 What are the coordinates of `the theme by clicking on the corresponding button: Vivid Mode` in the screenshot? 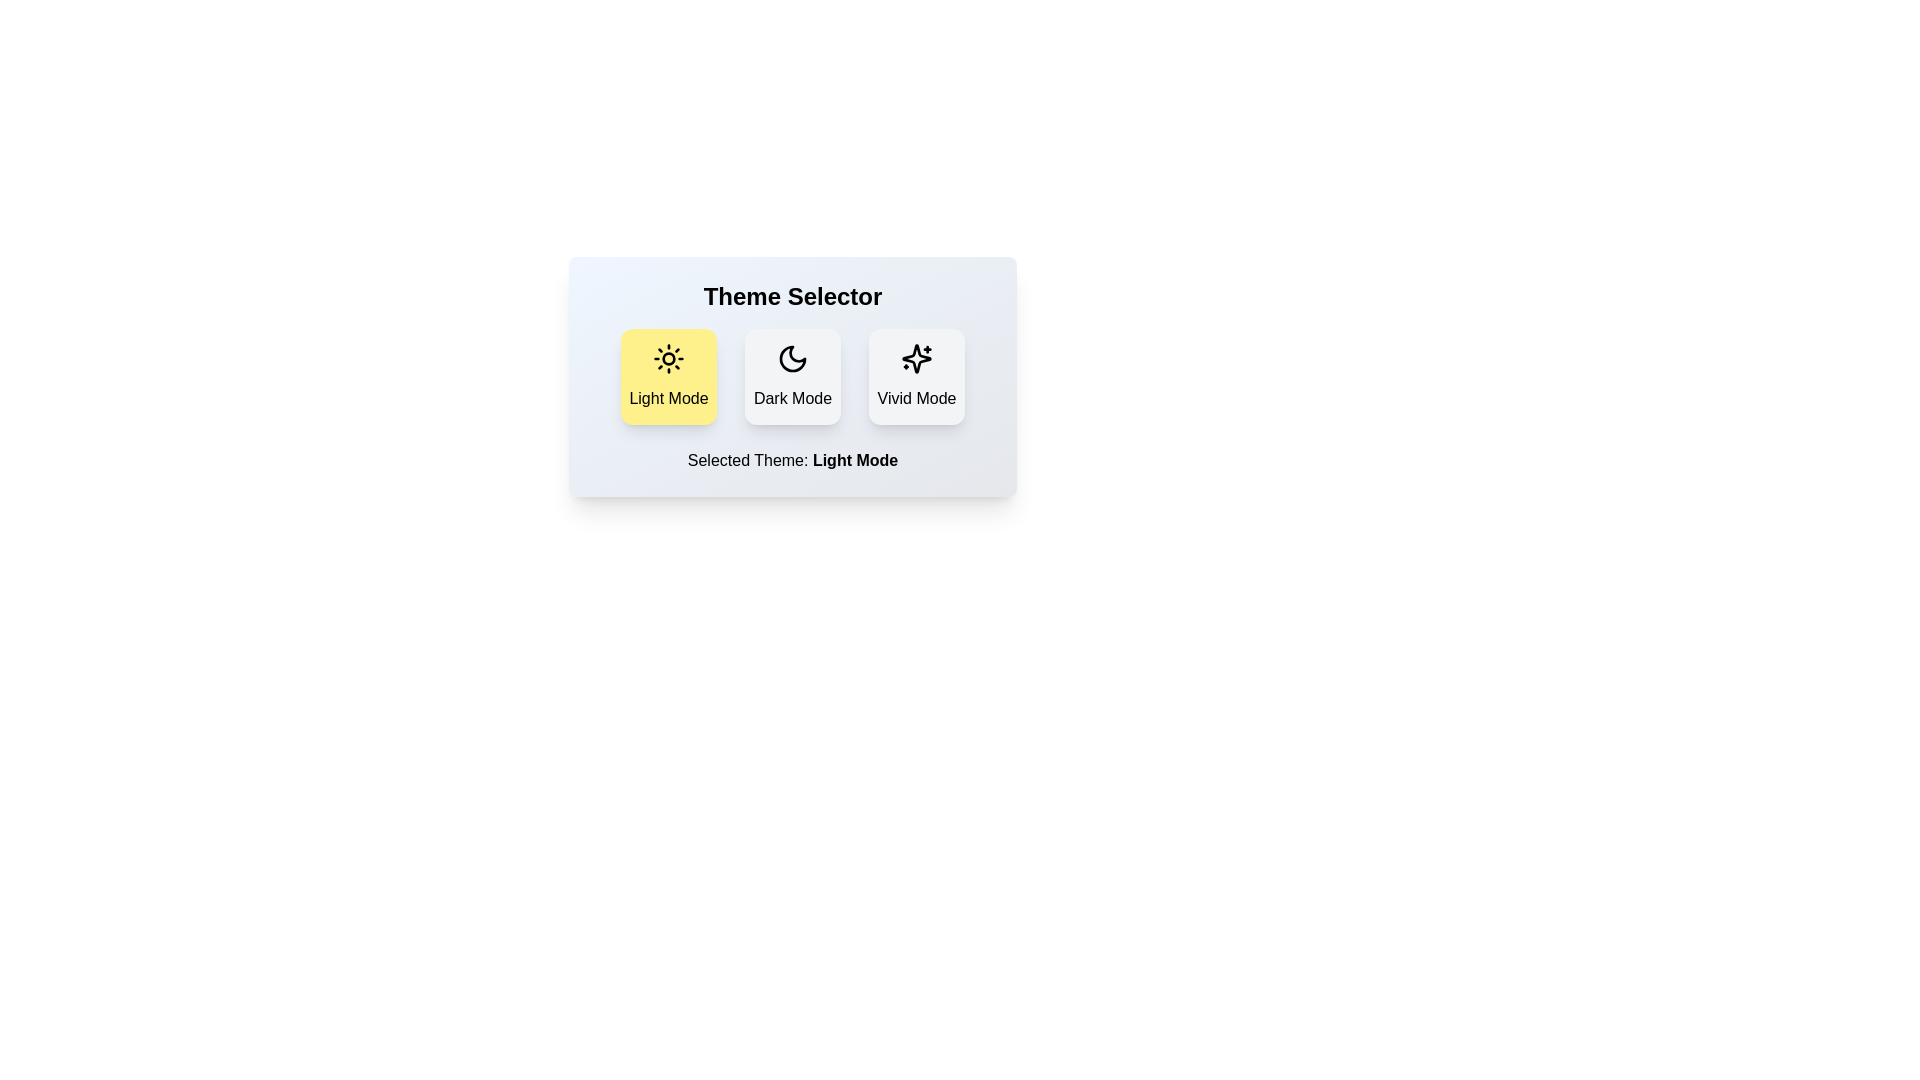 It's located at (915, 377).